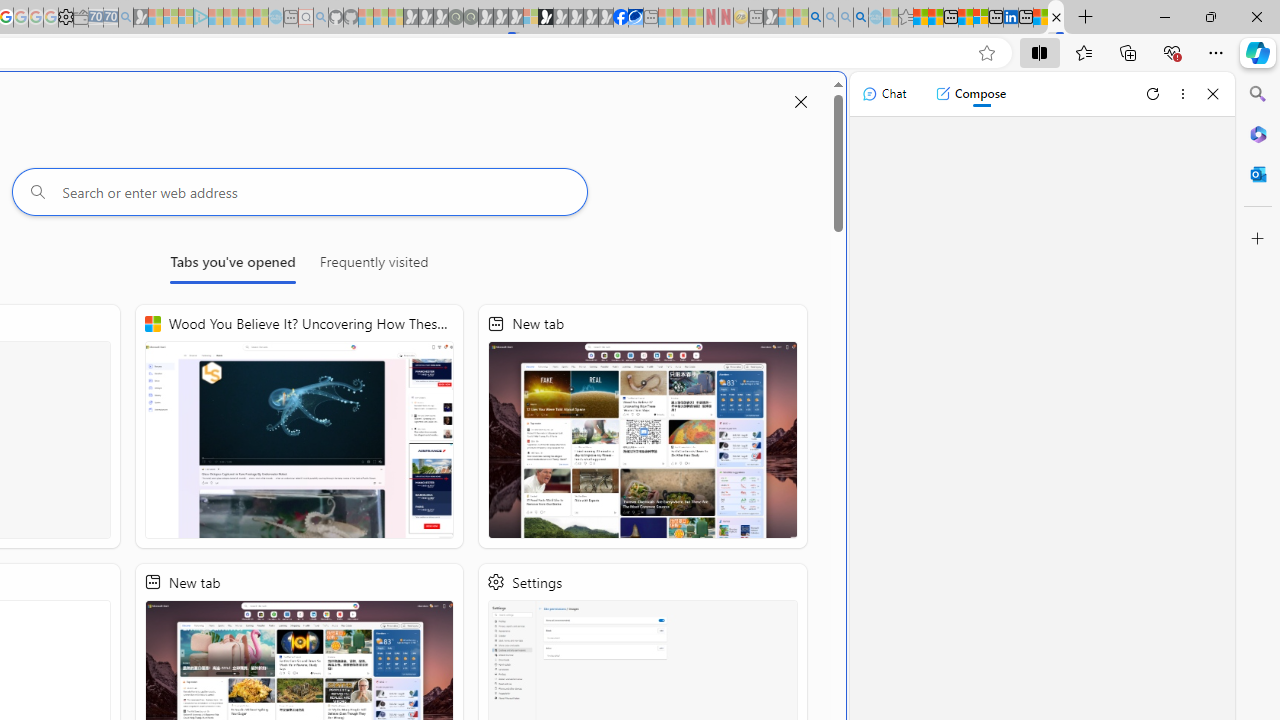  What do you see at coordinates (298, 191) in the screenshot?
I see `'Search or enter web address'` at bounding box center [298, 191].